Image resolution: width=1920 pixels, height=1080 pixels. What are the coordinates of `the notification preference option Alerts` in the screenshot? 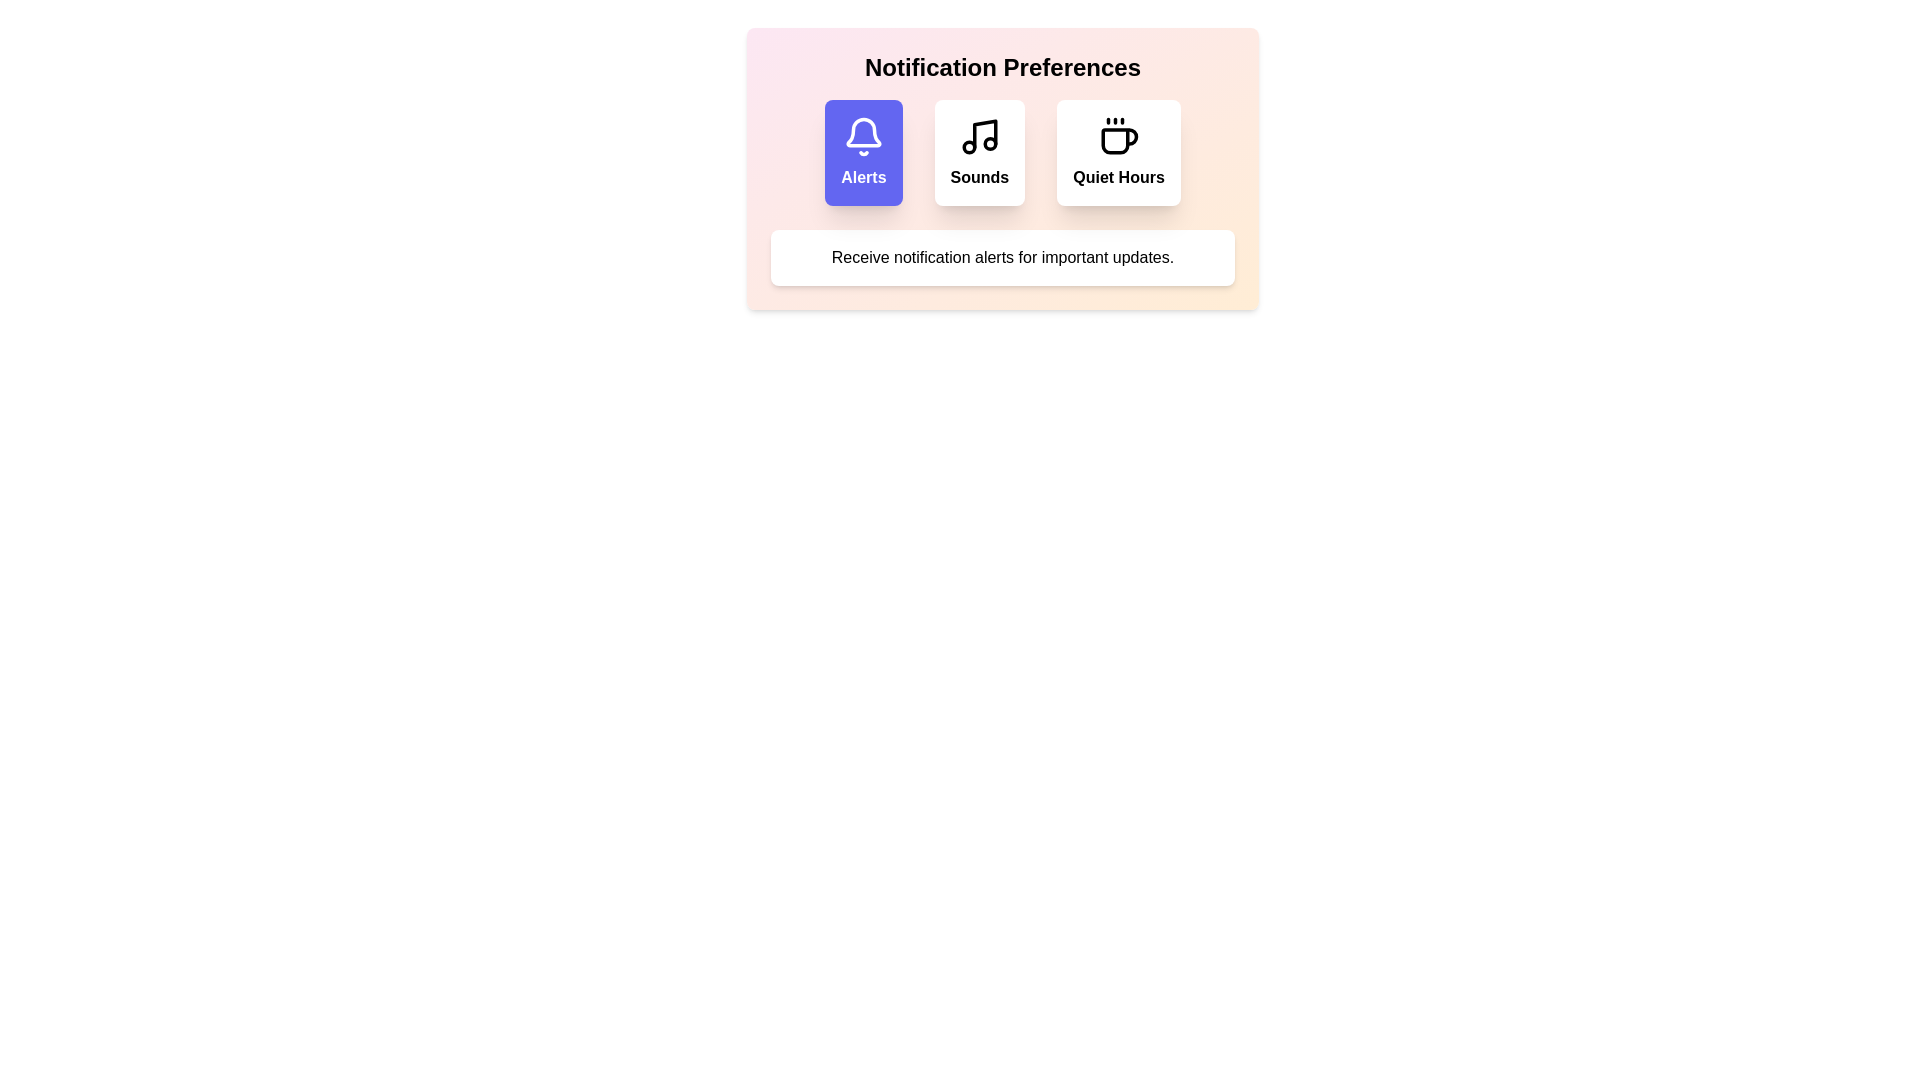 It's located at (863, 152).